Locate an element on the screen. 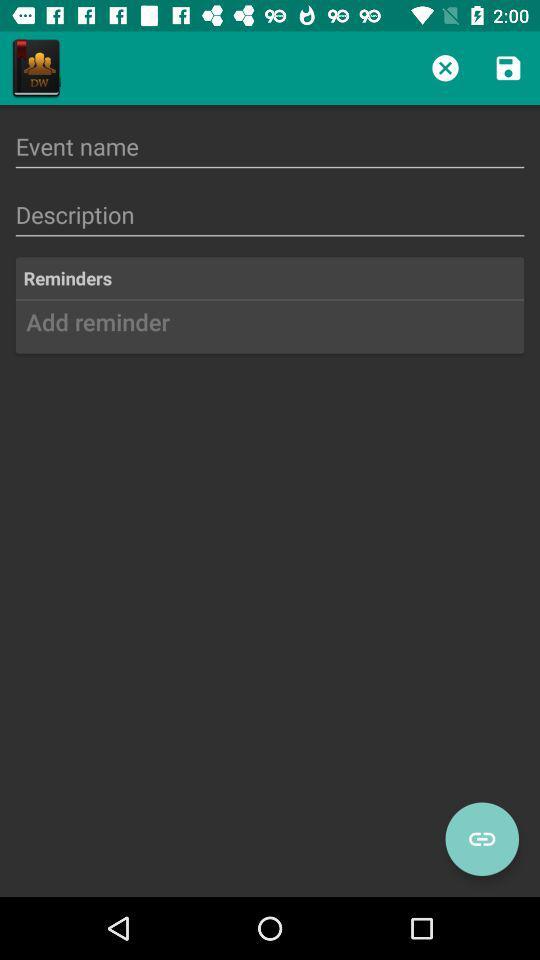  add reminder icon is located at coordinates (270, 329).